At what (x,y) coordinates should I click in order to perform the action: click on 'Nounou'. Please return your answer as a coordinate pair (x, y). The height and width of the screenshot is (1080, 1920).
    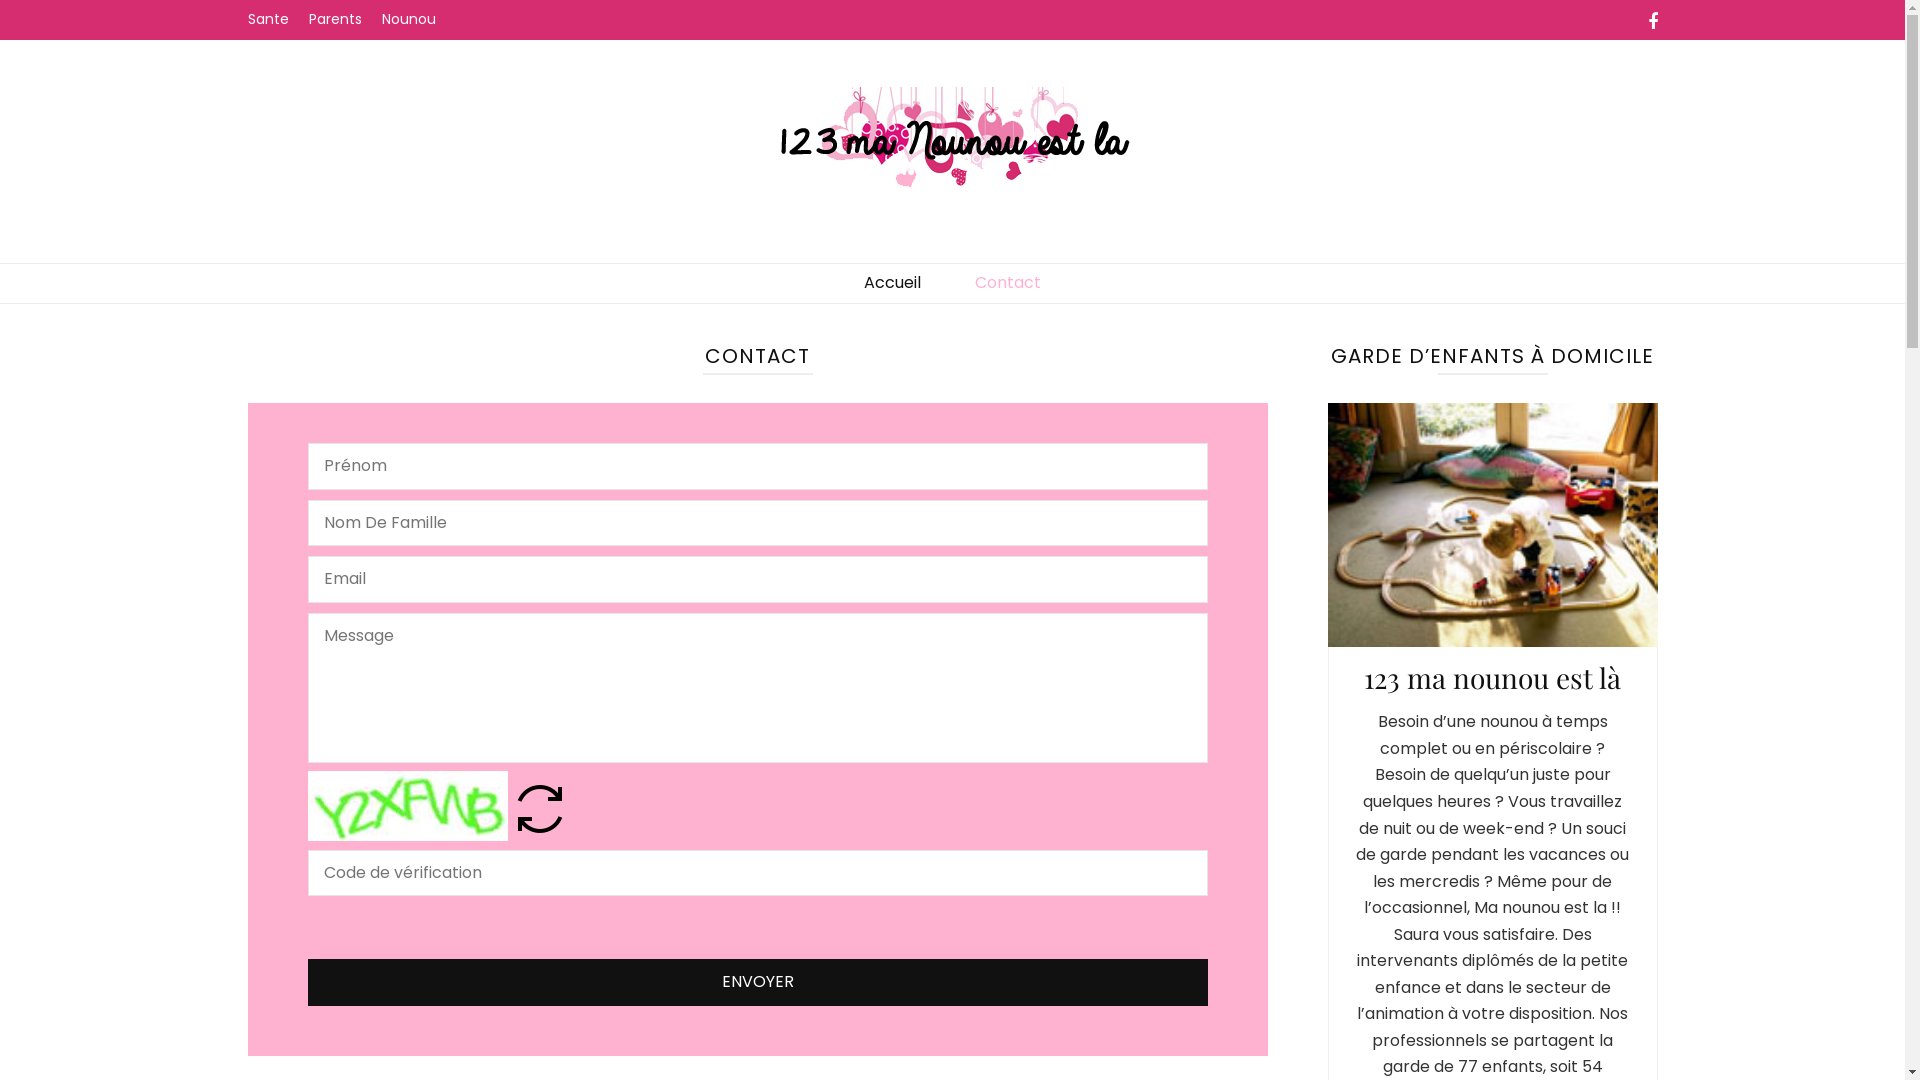
    Looking at the image, I should click on (382, 19).